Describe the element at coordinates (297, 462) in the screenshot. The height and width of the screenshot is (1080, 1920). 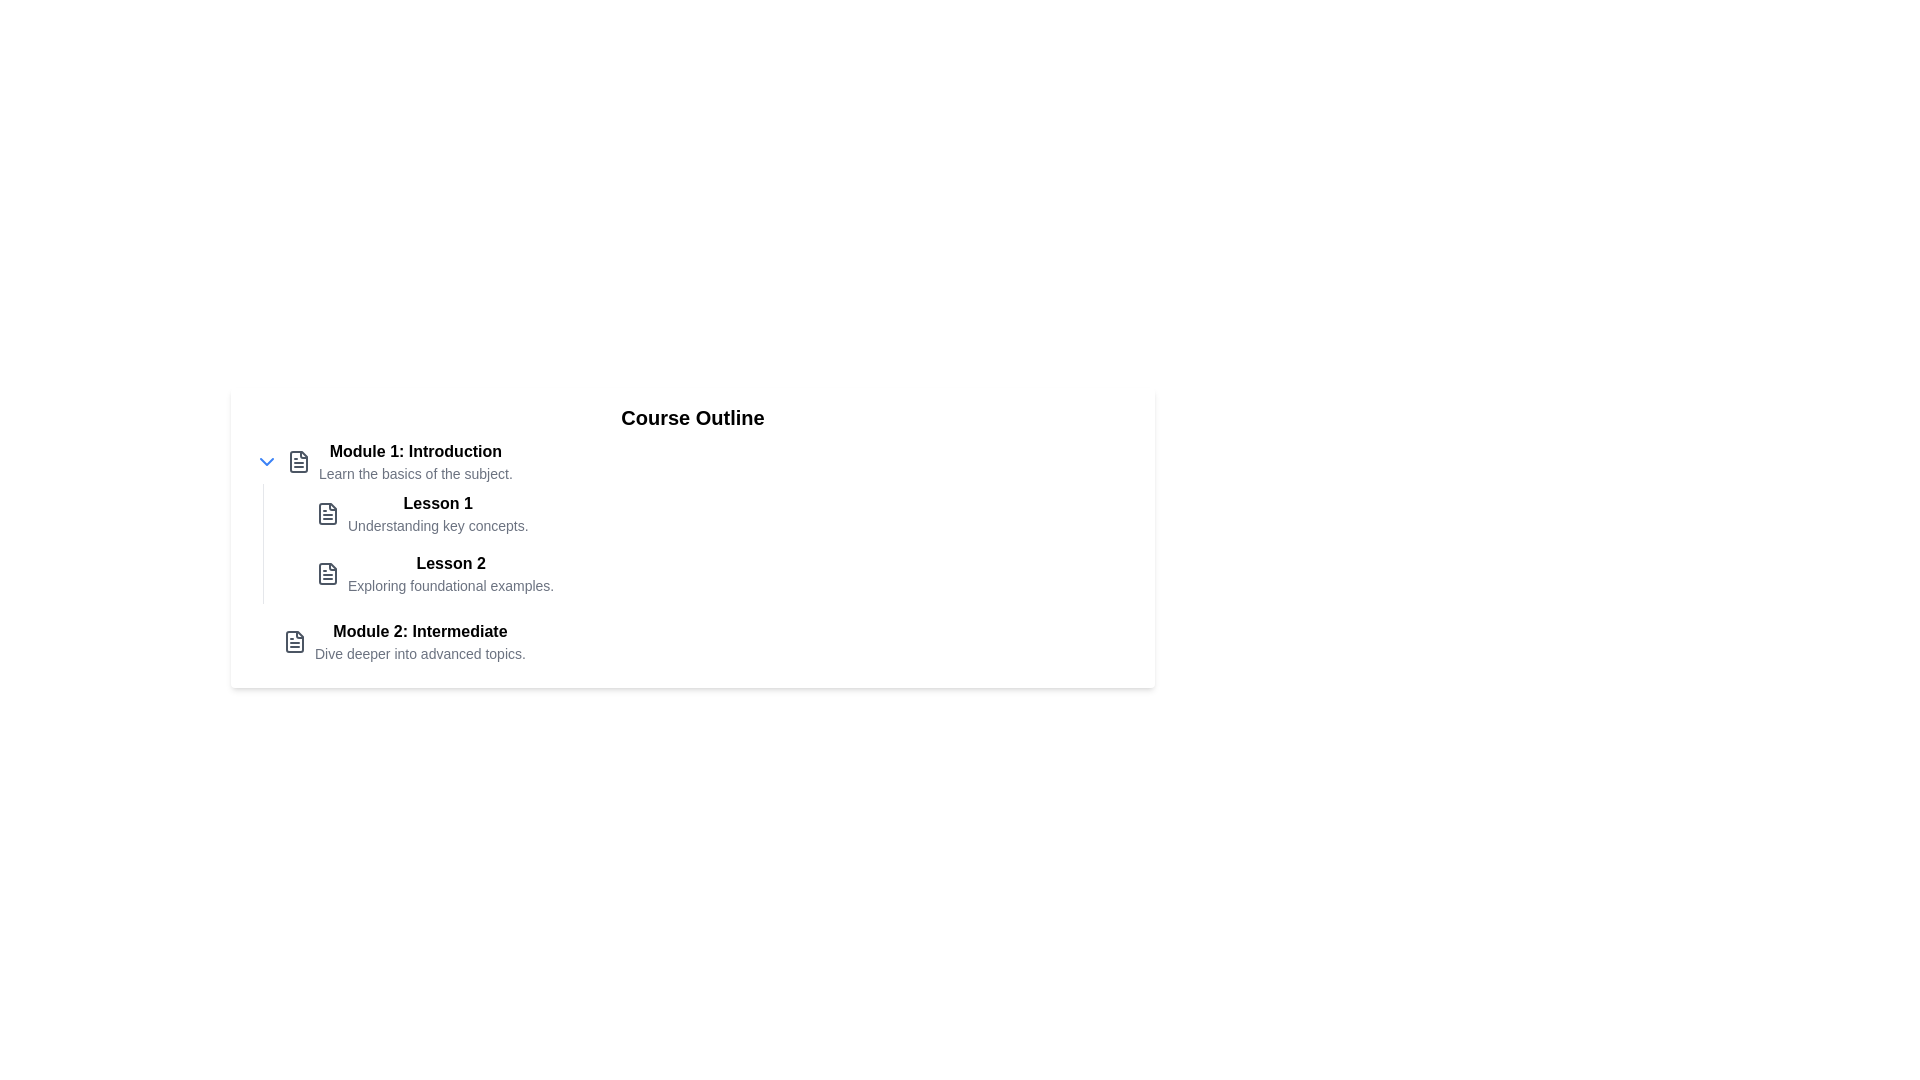
I see `the document or file icon located in the left sidebar associated with the 'Lesson 1' section heading` at that location.